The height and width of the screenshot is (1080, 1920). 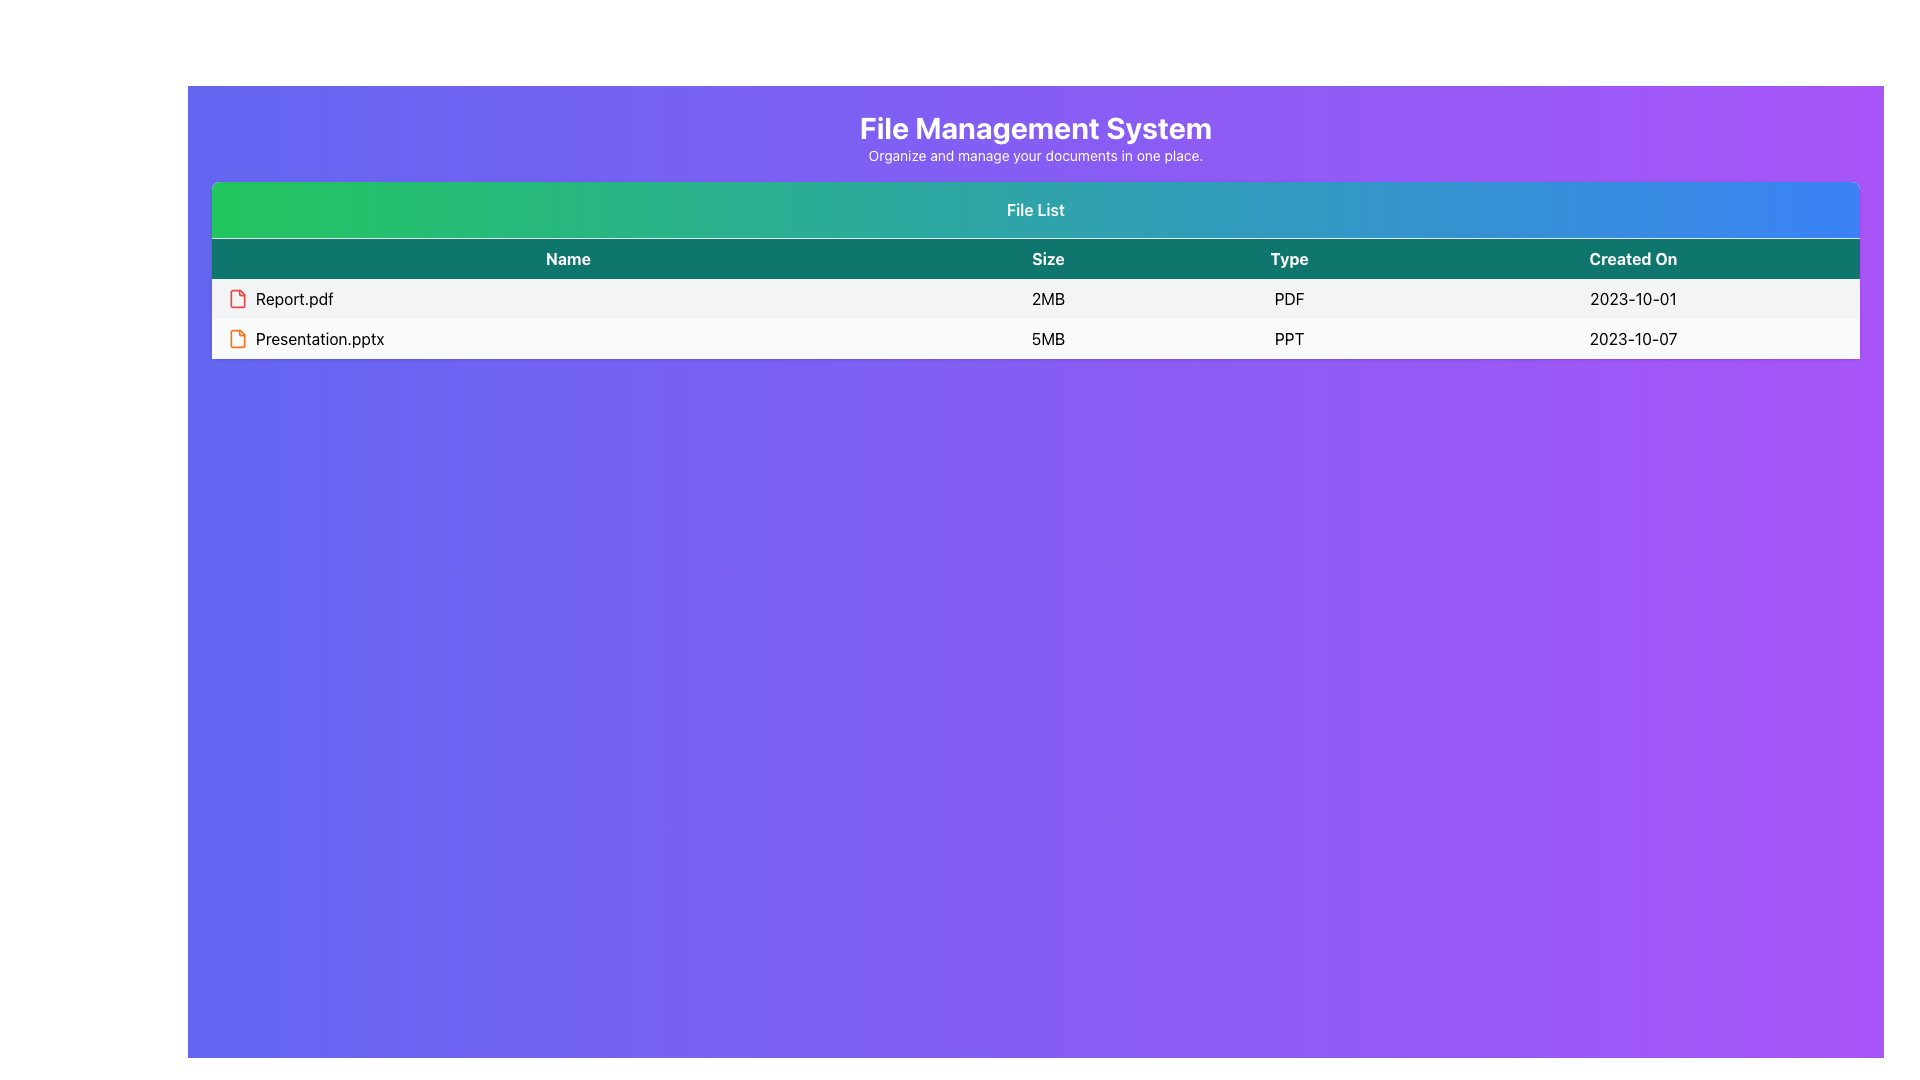 I want to click on the PDF file type icon for the 'Report.pdf' file, which is the first icon in the list under the 'Name' header, so click(x=238, y=299).